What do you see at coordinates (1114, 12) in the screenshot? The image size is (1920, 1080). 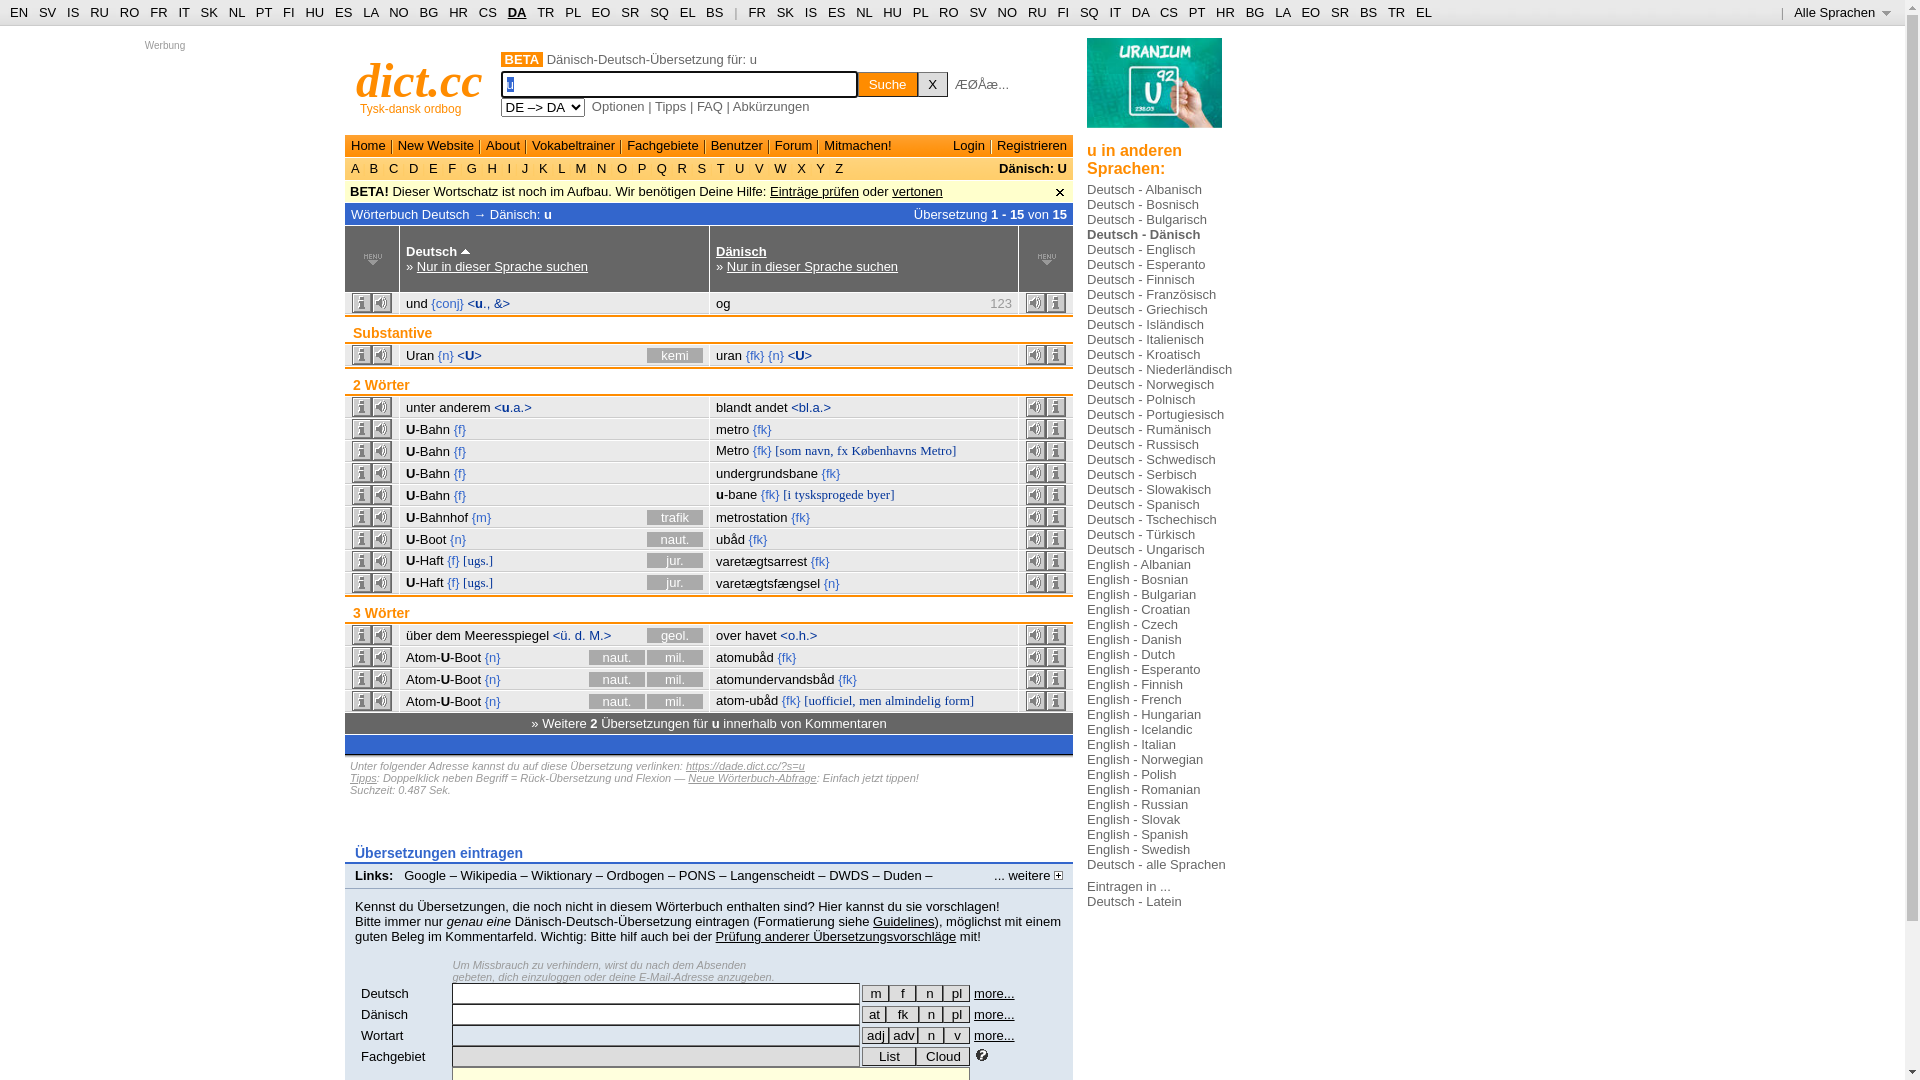 I see `'IT'` at bounding box center [1114, 12].